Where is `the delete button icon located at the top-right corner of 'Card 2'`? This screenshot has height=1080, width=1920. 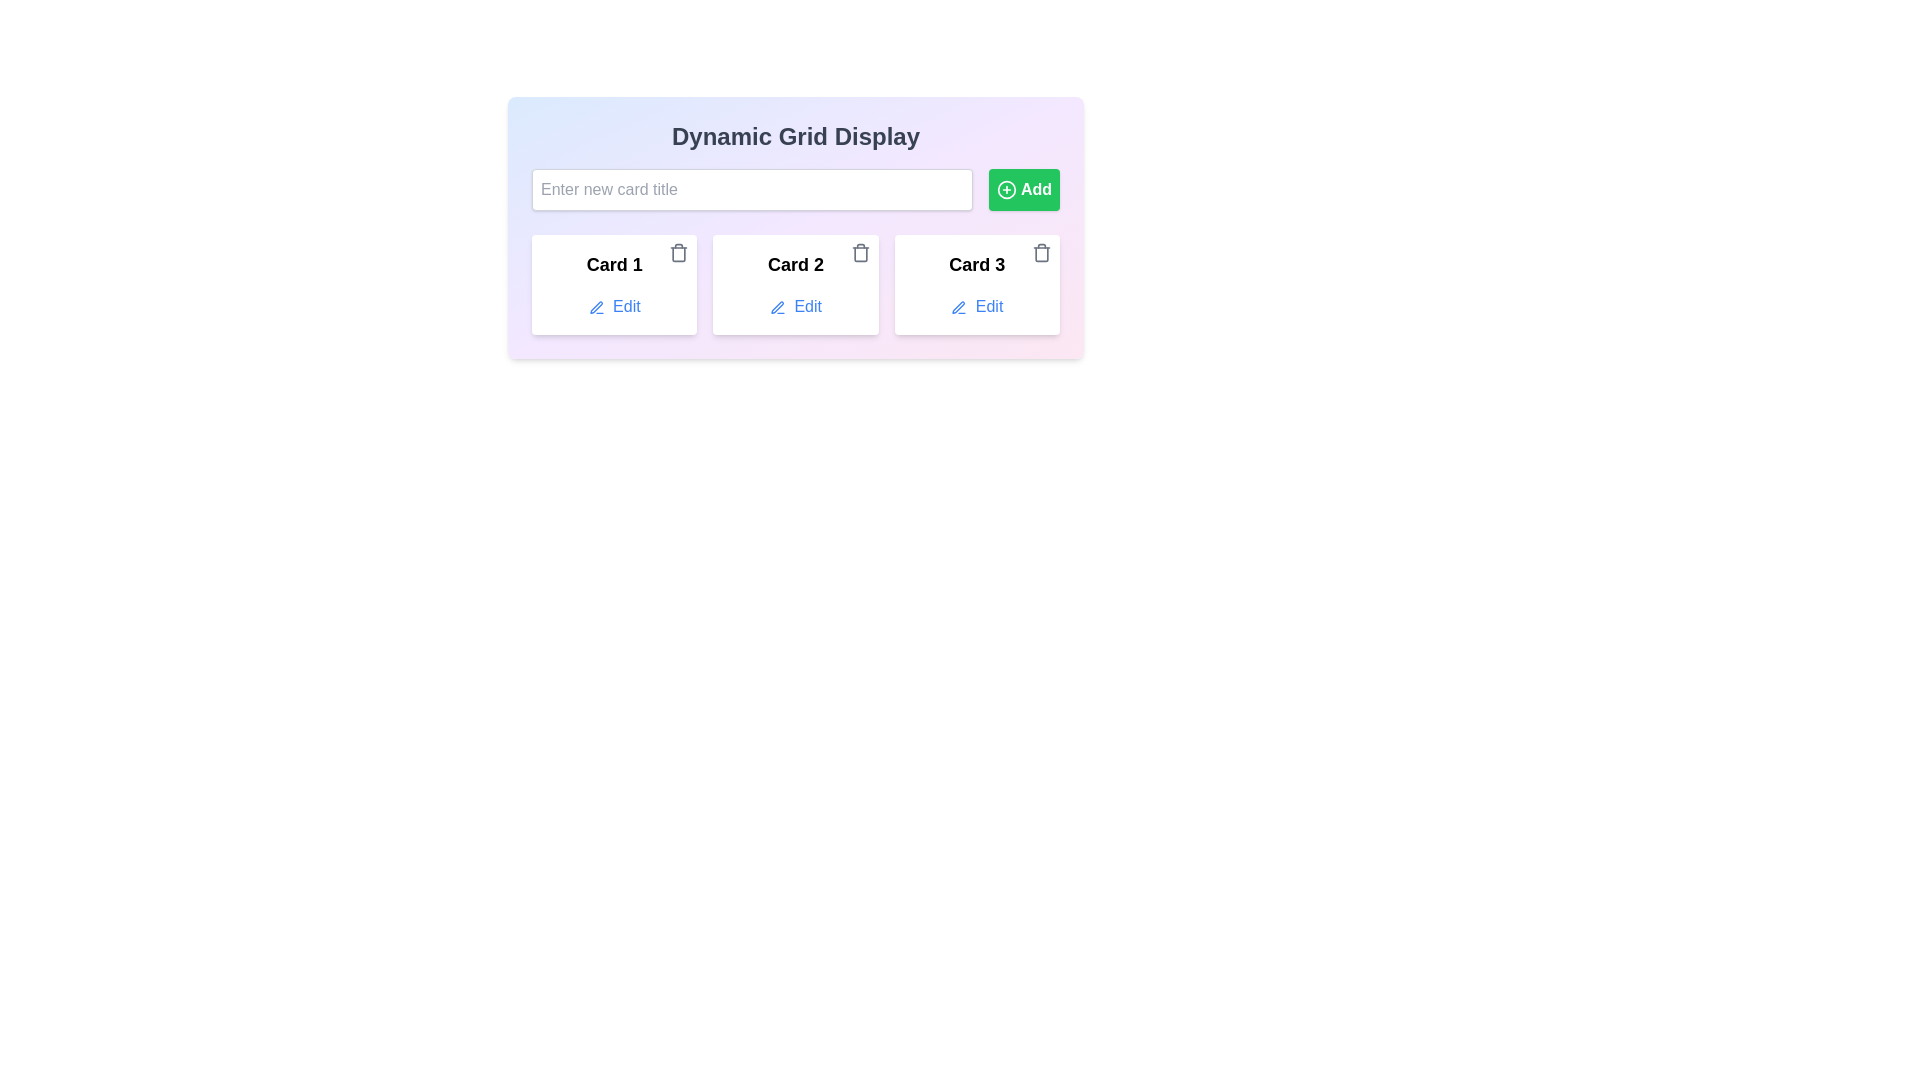 the delete button icon located at the top-right corner of 'Card 2' is located at coordinates (860, 252).